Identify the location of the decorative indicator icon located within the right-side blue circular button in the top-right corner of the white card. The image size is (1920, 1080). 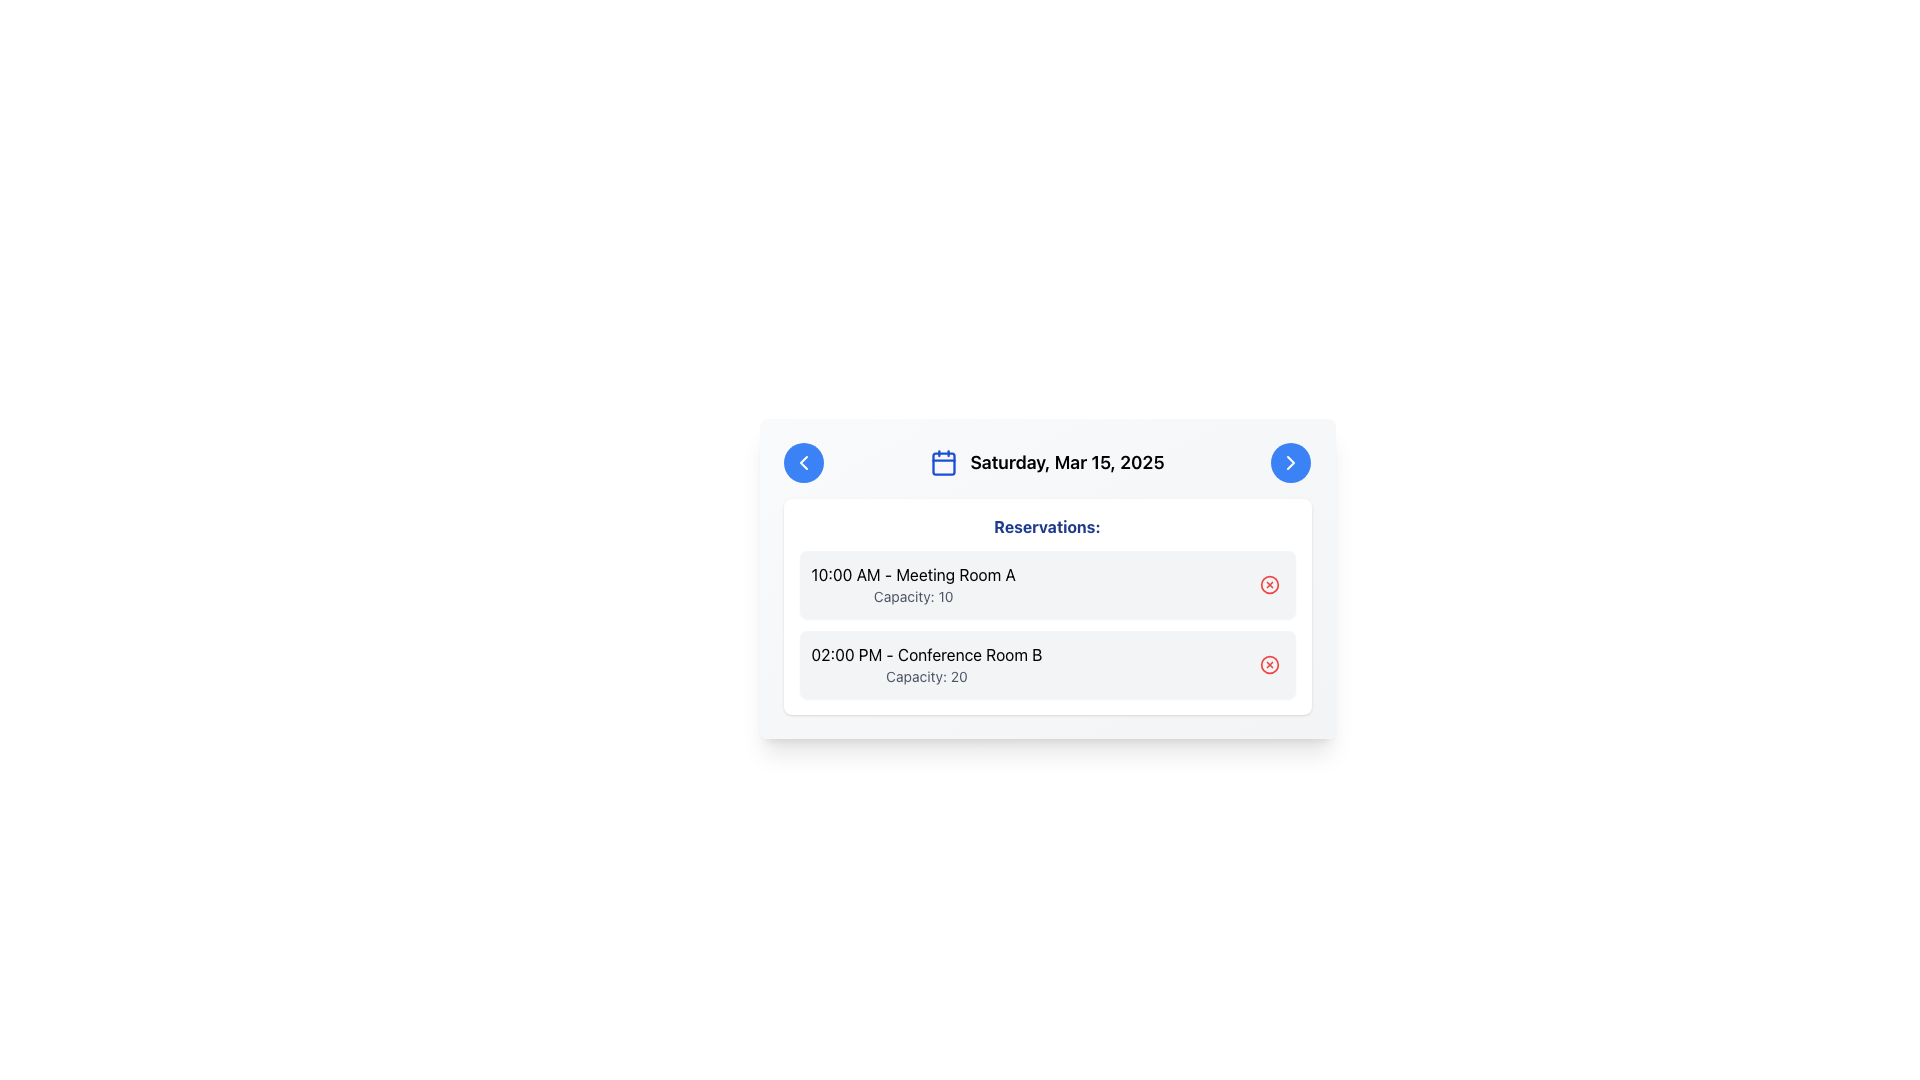
(1291, 462).